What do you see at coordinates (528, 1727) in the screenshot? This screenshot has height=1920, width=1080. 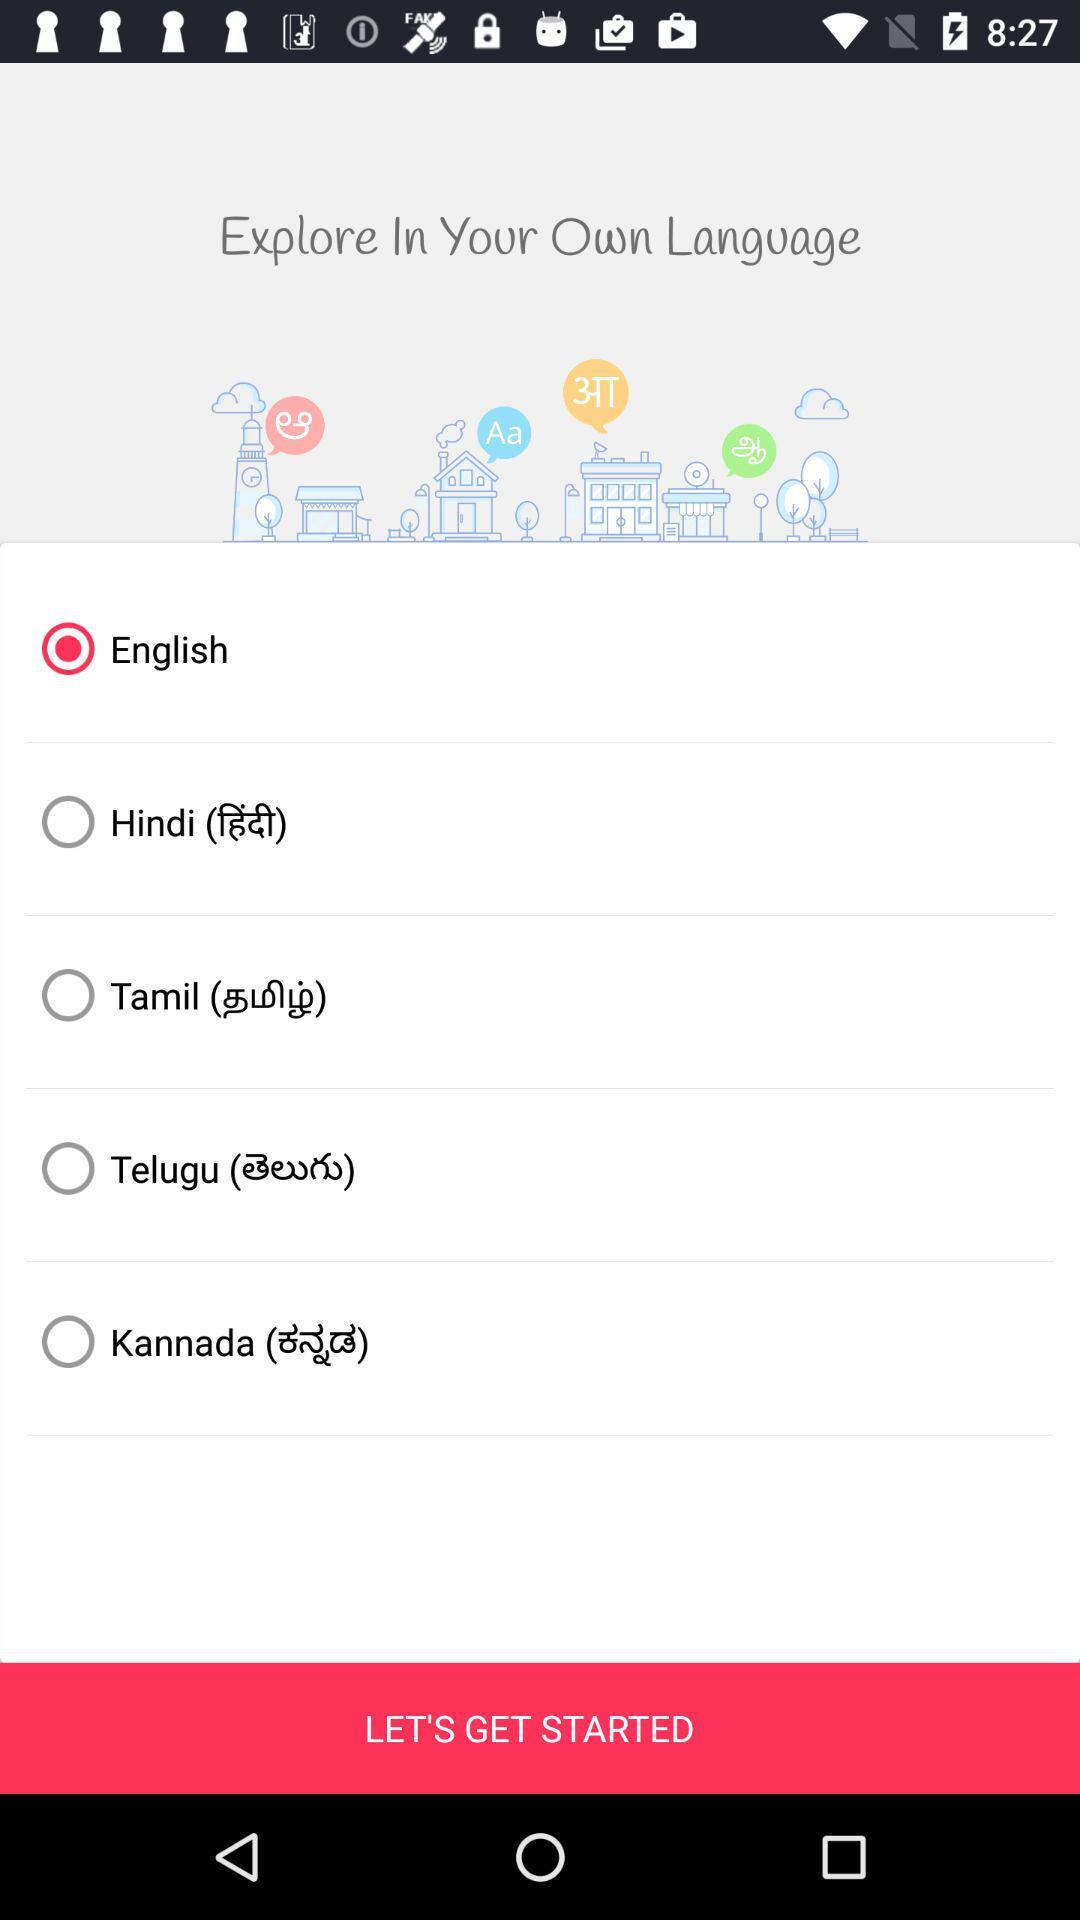 I see `the let s get icon` at bounding box center [528, 1727].